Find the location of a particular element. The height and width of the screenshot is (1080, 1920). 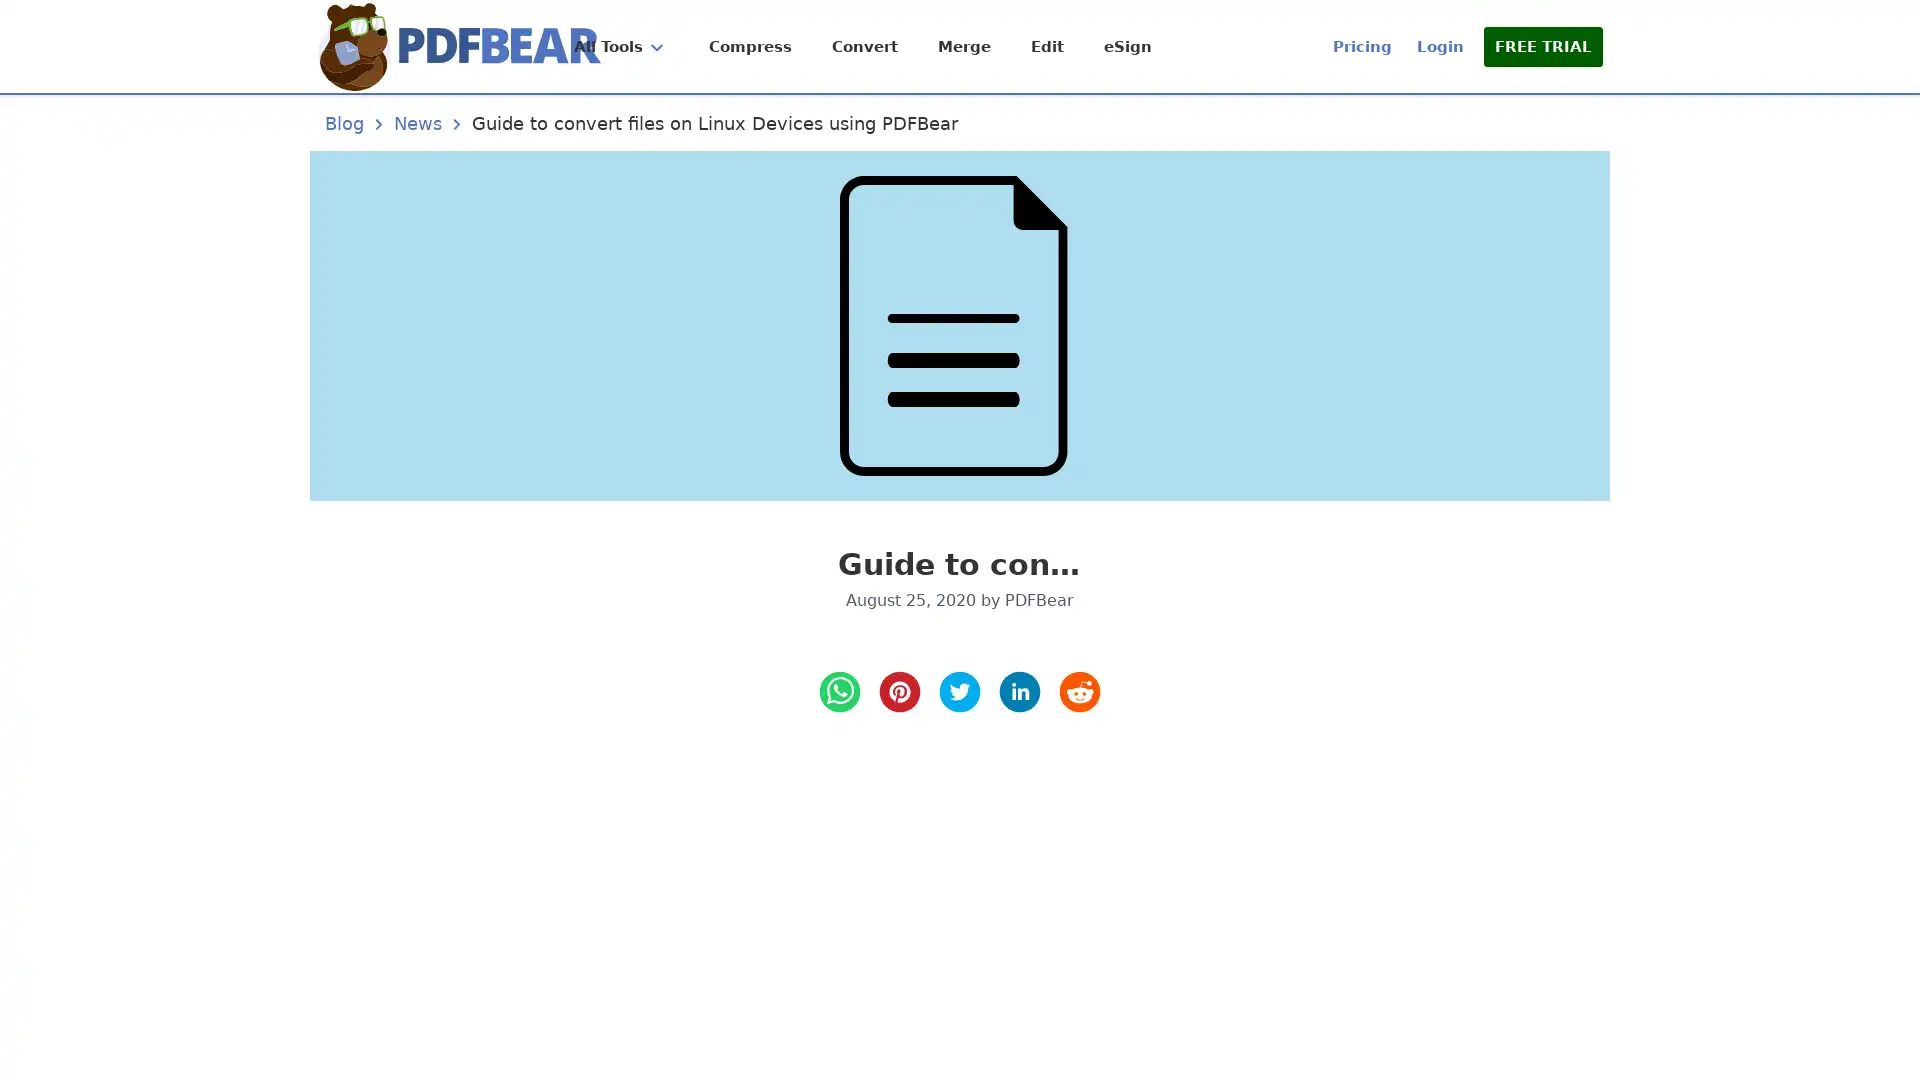

Blog is located at coordinates (344, 123).